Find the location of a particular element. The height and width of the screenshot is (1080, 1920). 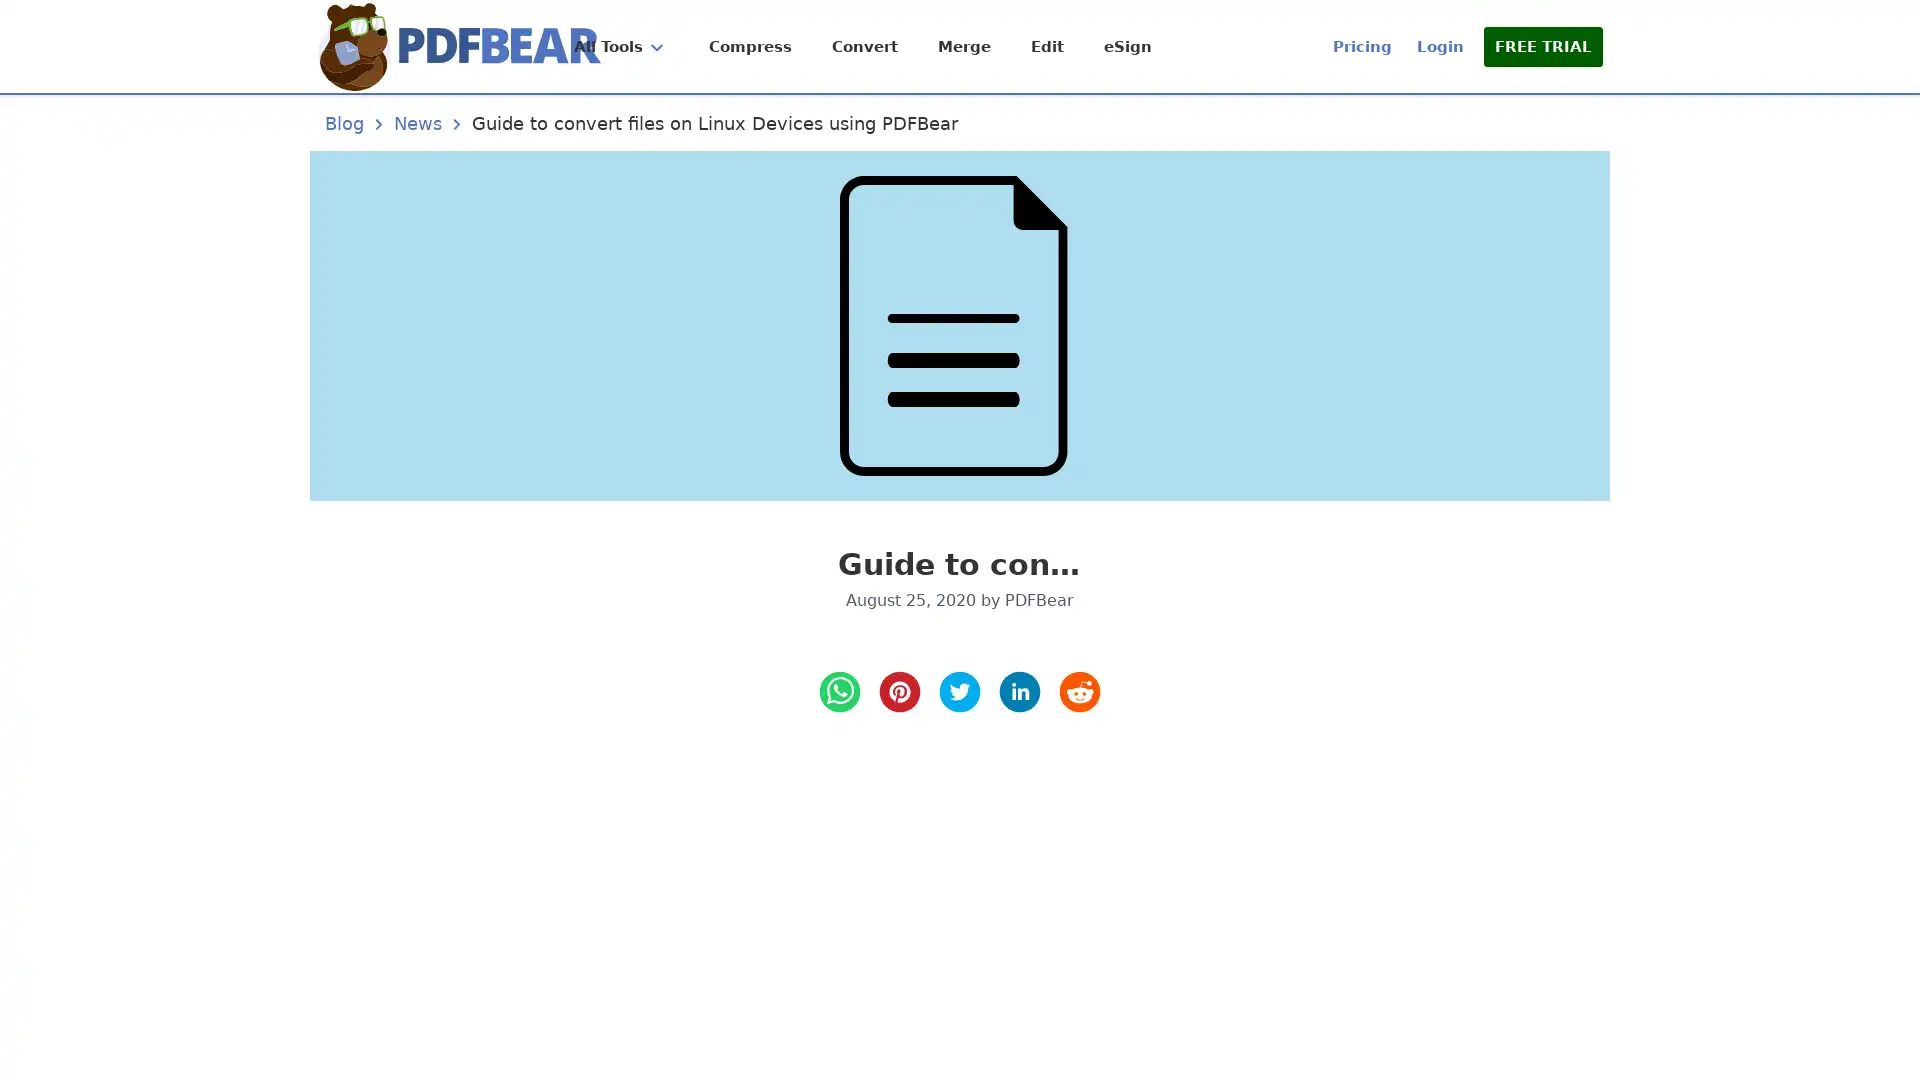

Blog is located at coordinates (344, 123).